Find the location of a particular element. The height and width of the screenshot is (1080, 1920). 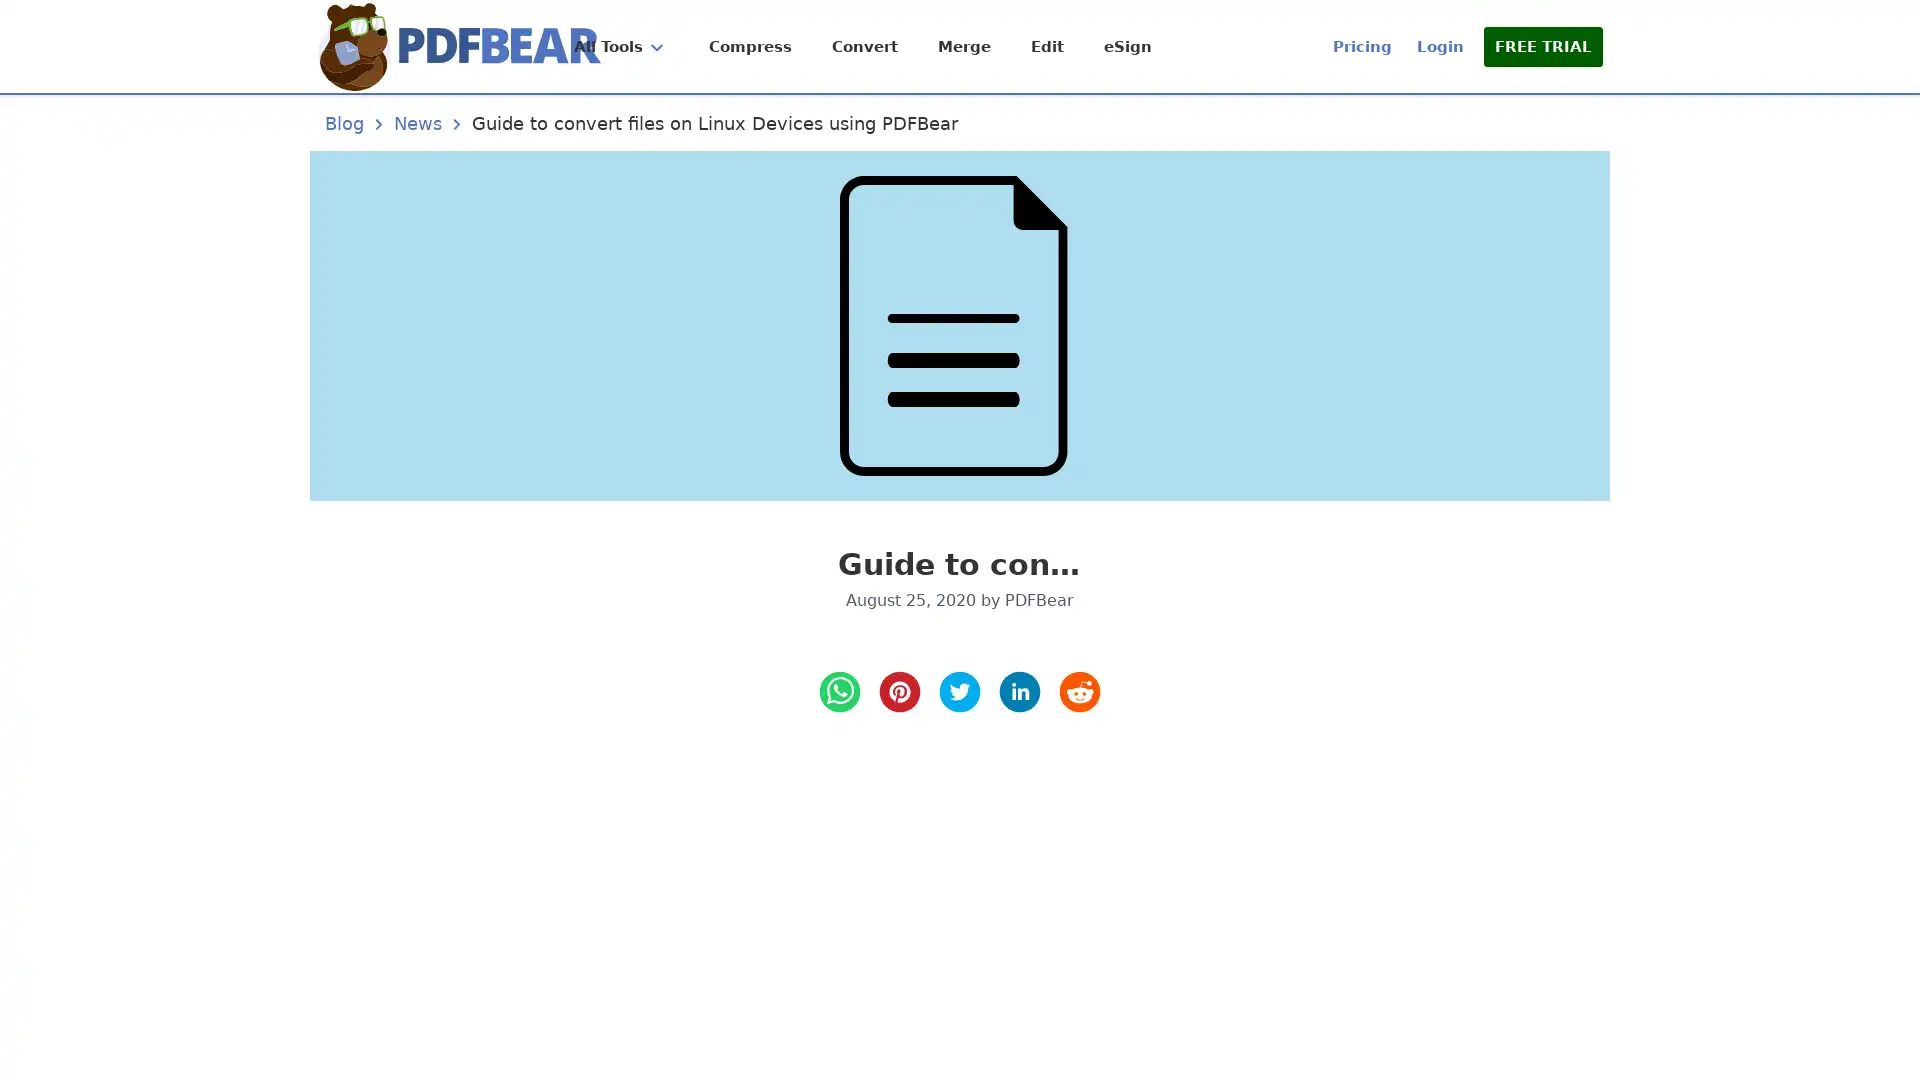

Blog is located at coordinates (344, 123).